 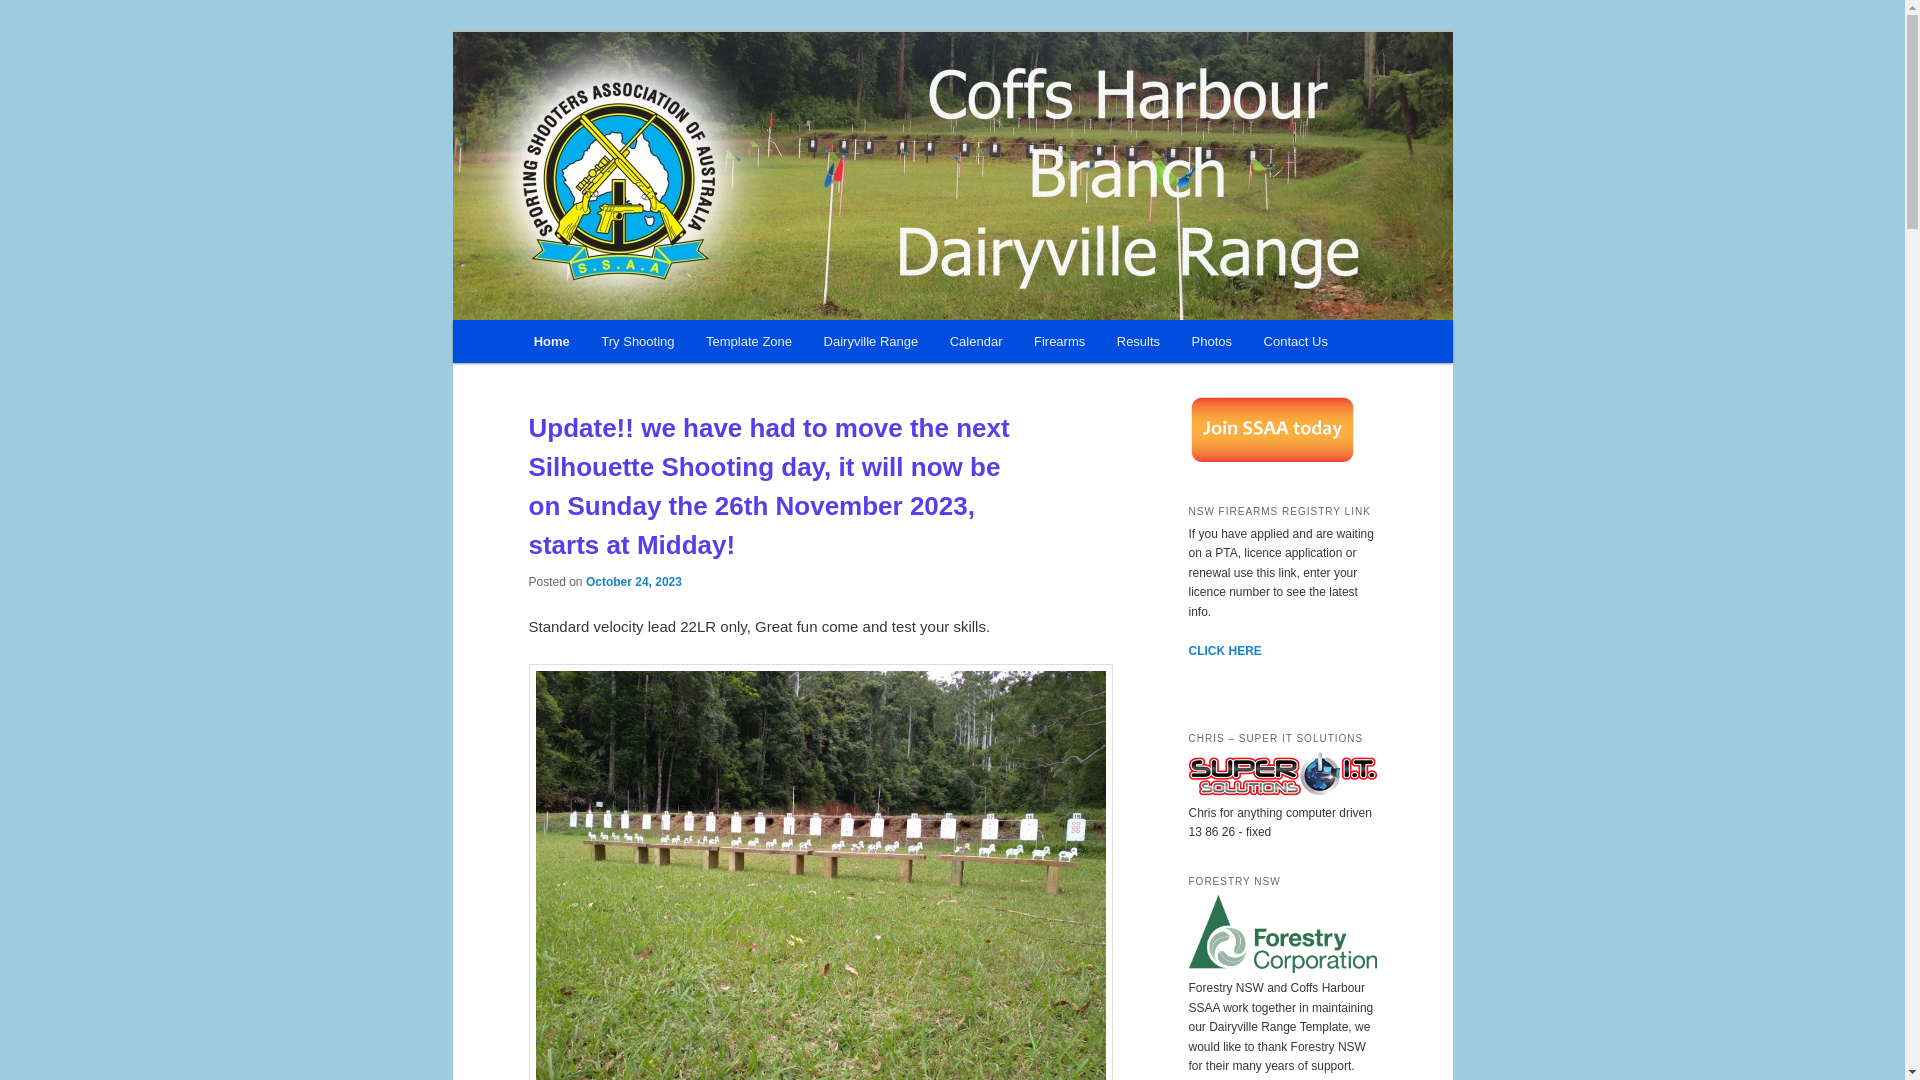 What do you see at coordinates (632, 581) in the screenshot?
I see `'October 24, 2023'` at bounding box center [632, 581].